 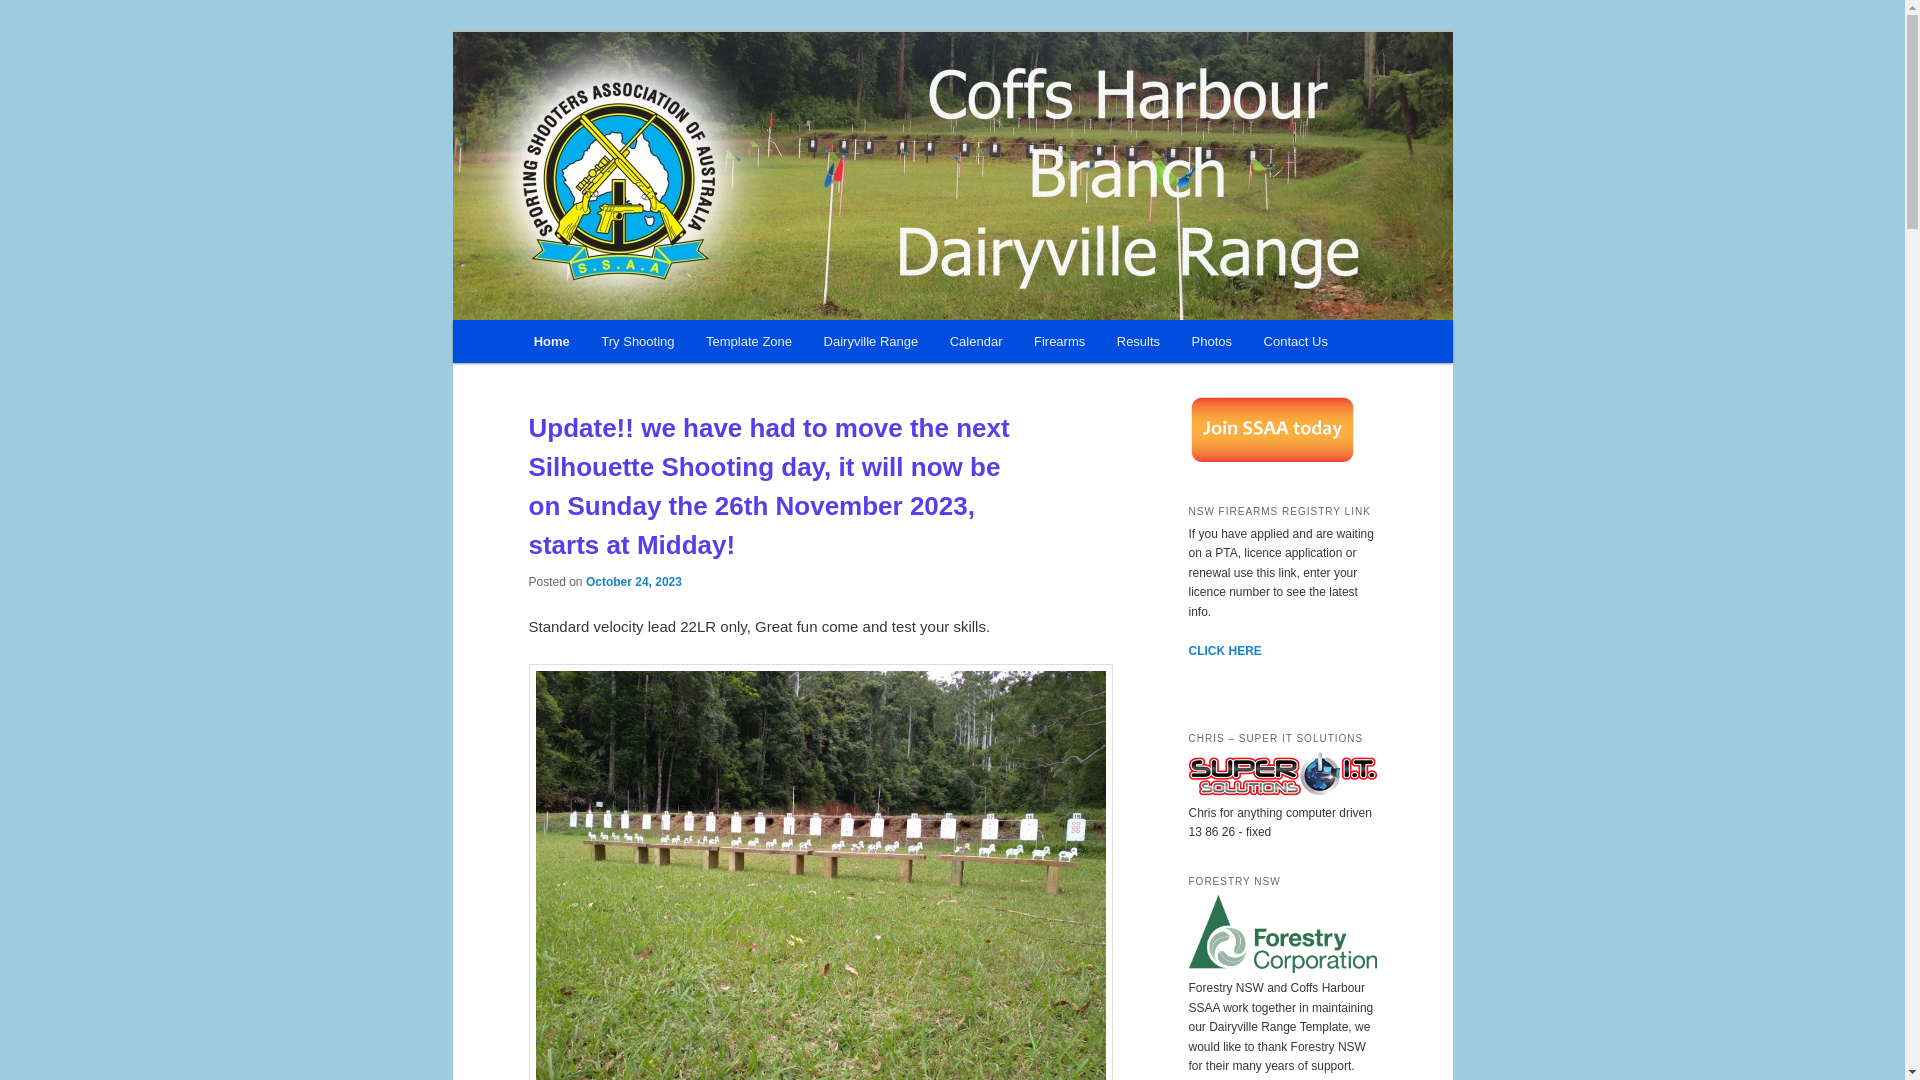 What do you see at coordinates (632, 581) in the screenshot?
I see `'October 24, 2023'` at bounding box center [632, 581].